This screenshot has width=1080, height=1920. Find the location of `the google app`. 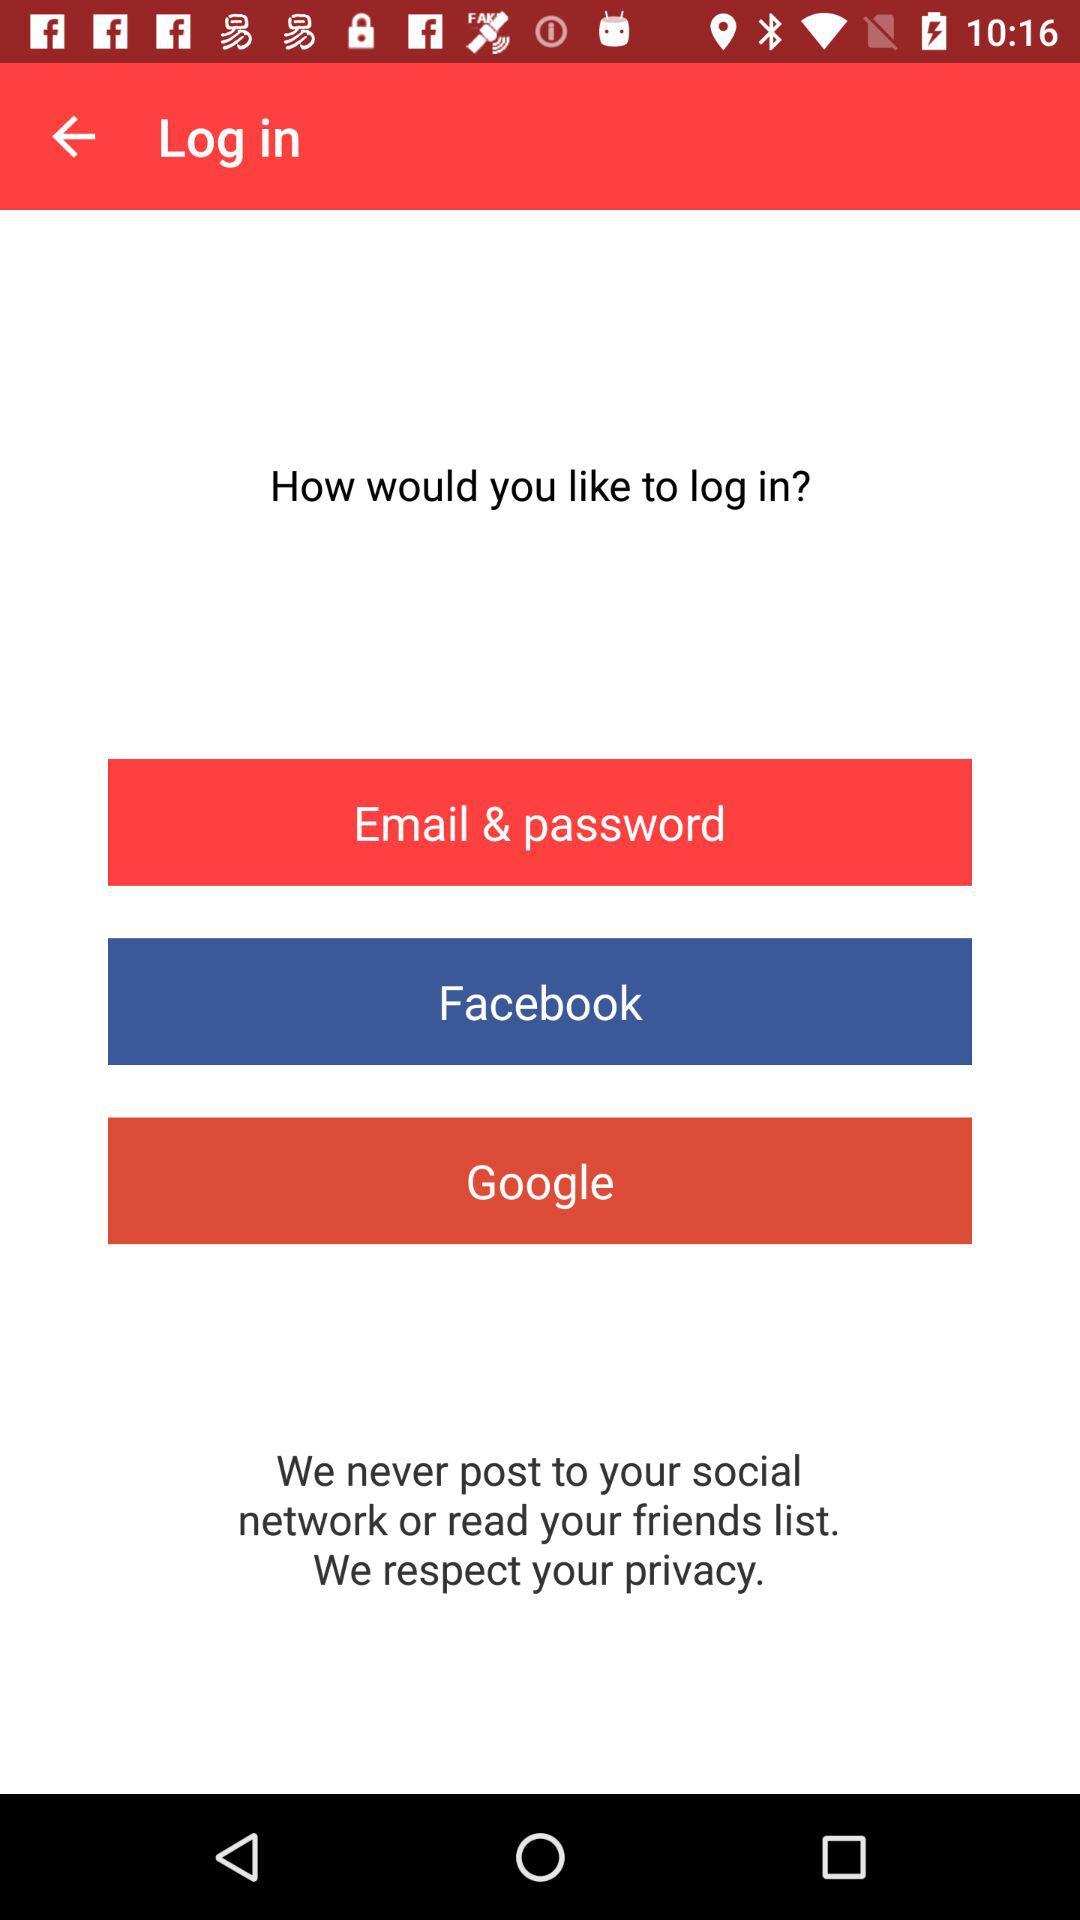

the google app is located at coordinates (540, 1180).